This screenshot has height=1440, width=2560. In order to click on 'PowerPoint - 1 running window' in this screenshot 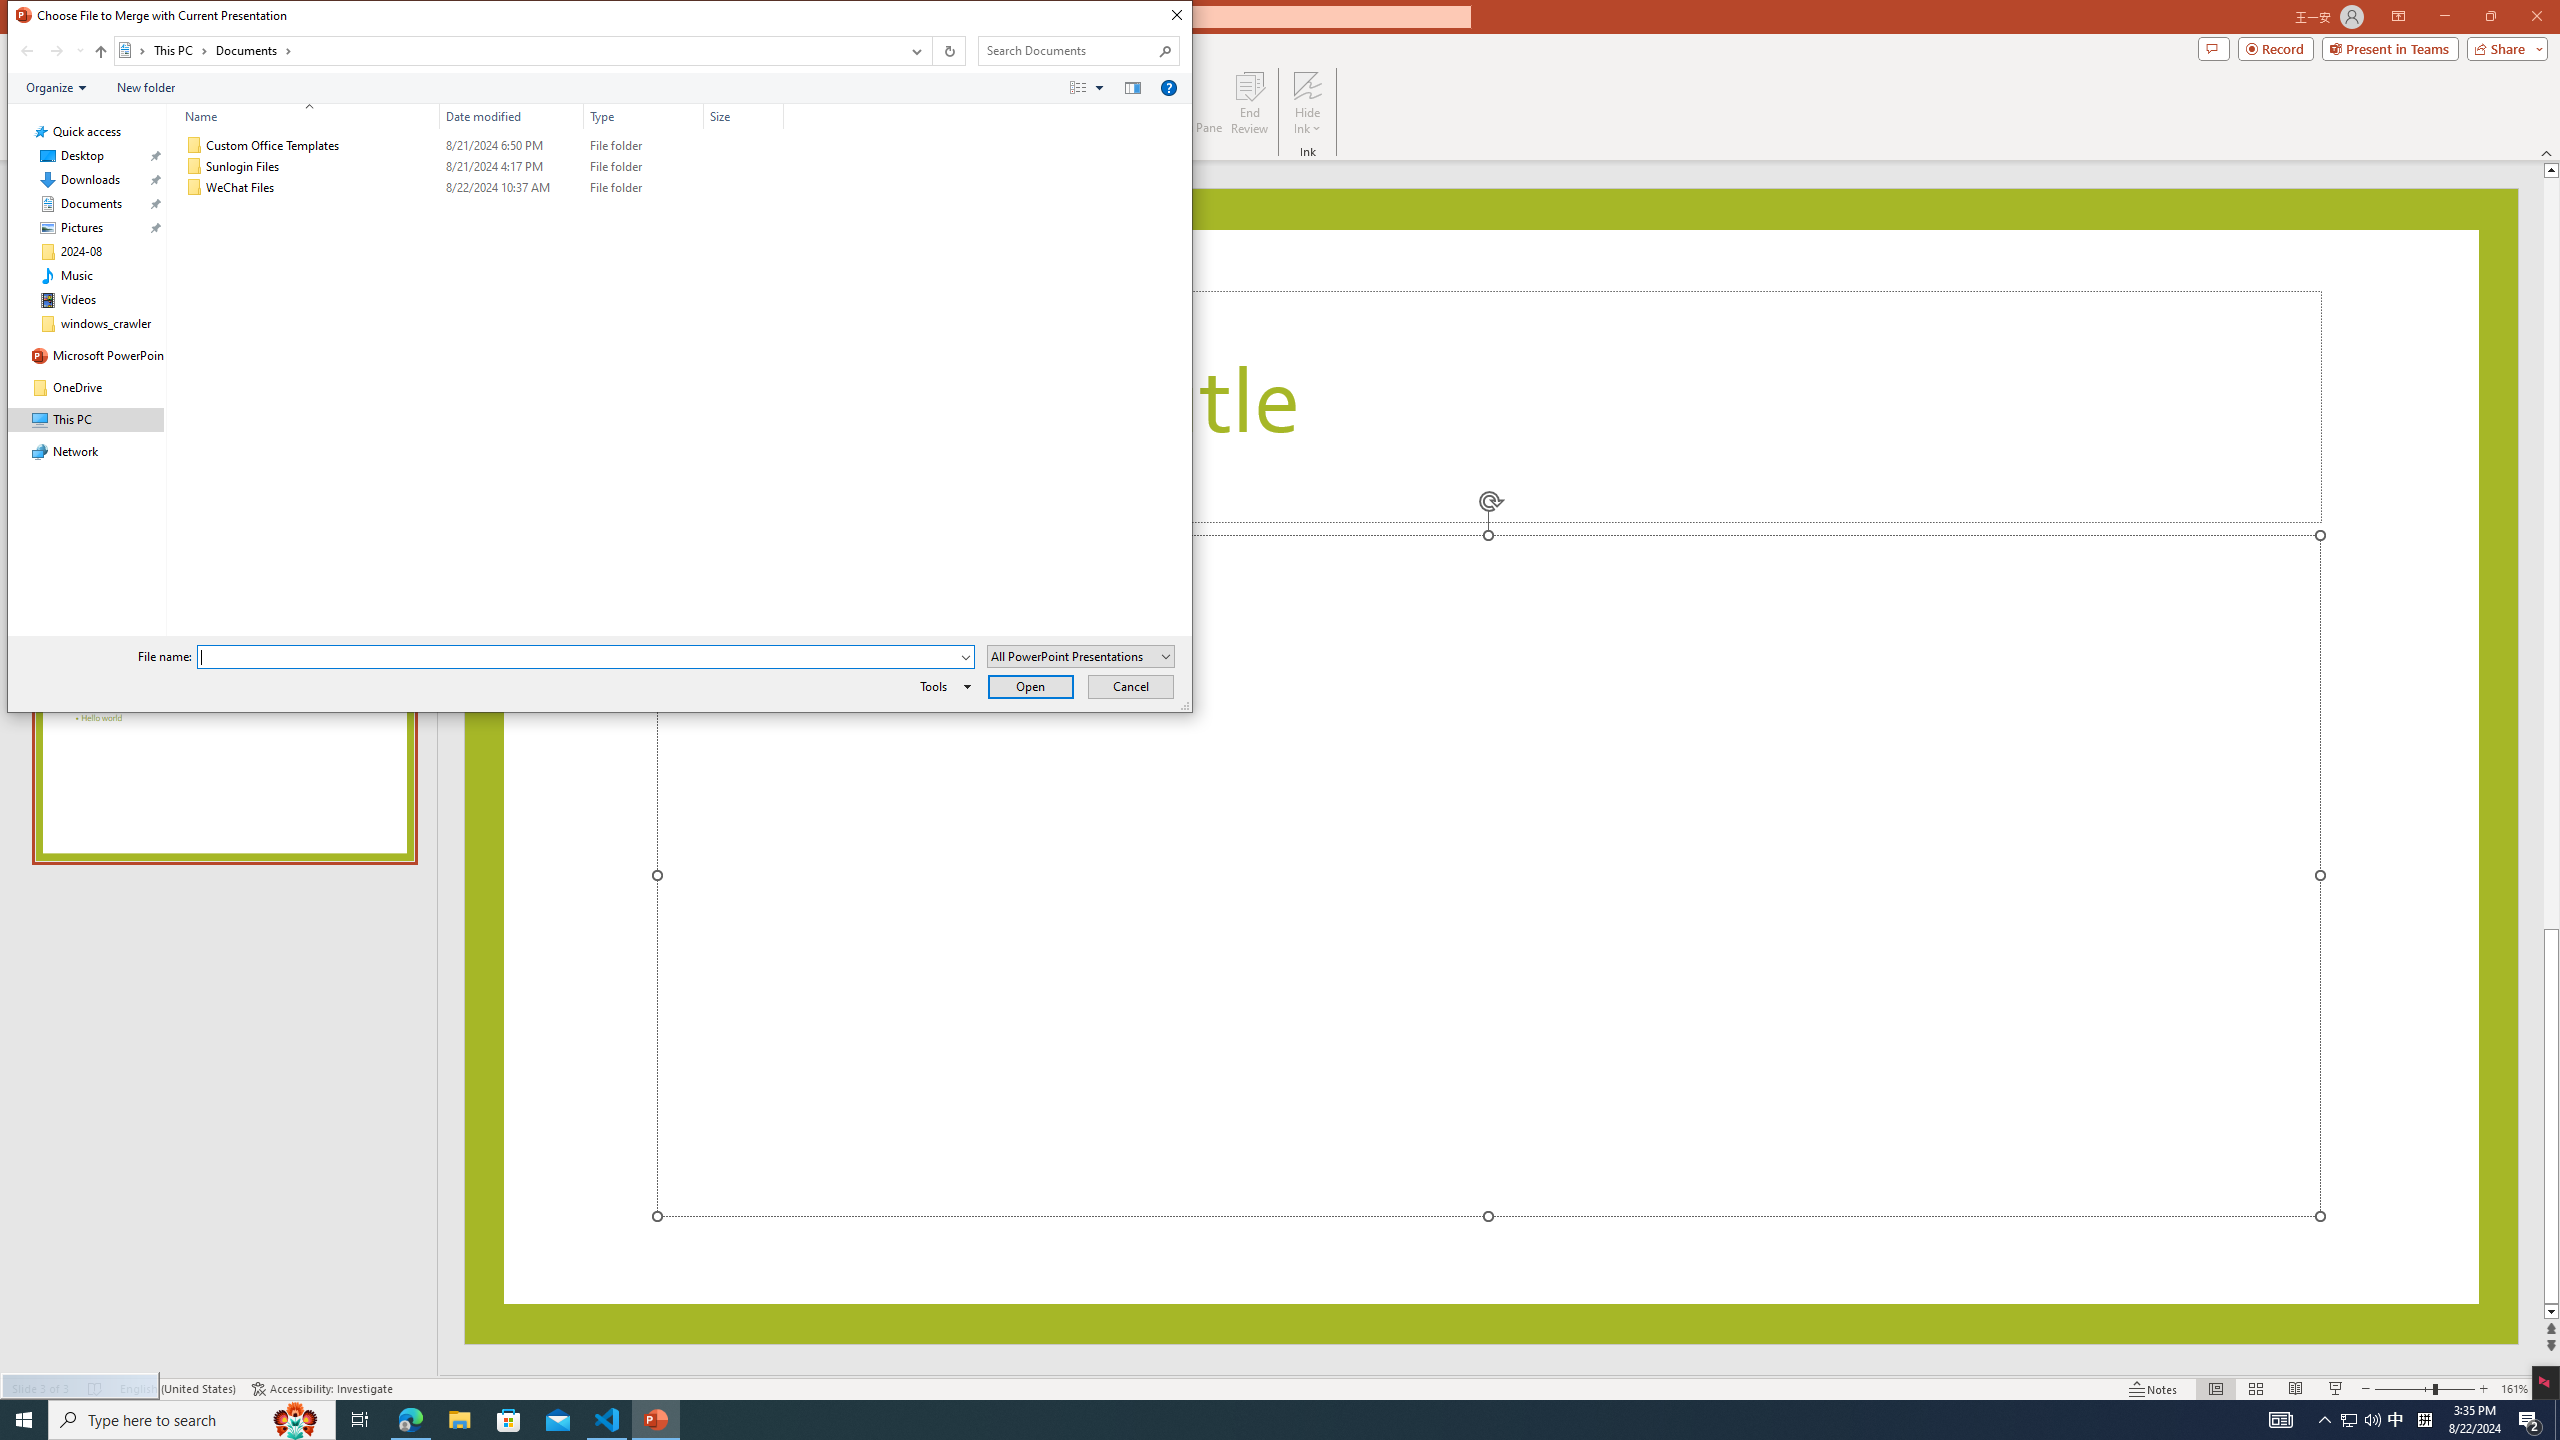, I will do `click(656, 1418)`.